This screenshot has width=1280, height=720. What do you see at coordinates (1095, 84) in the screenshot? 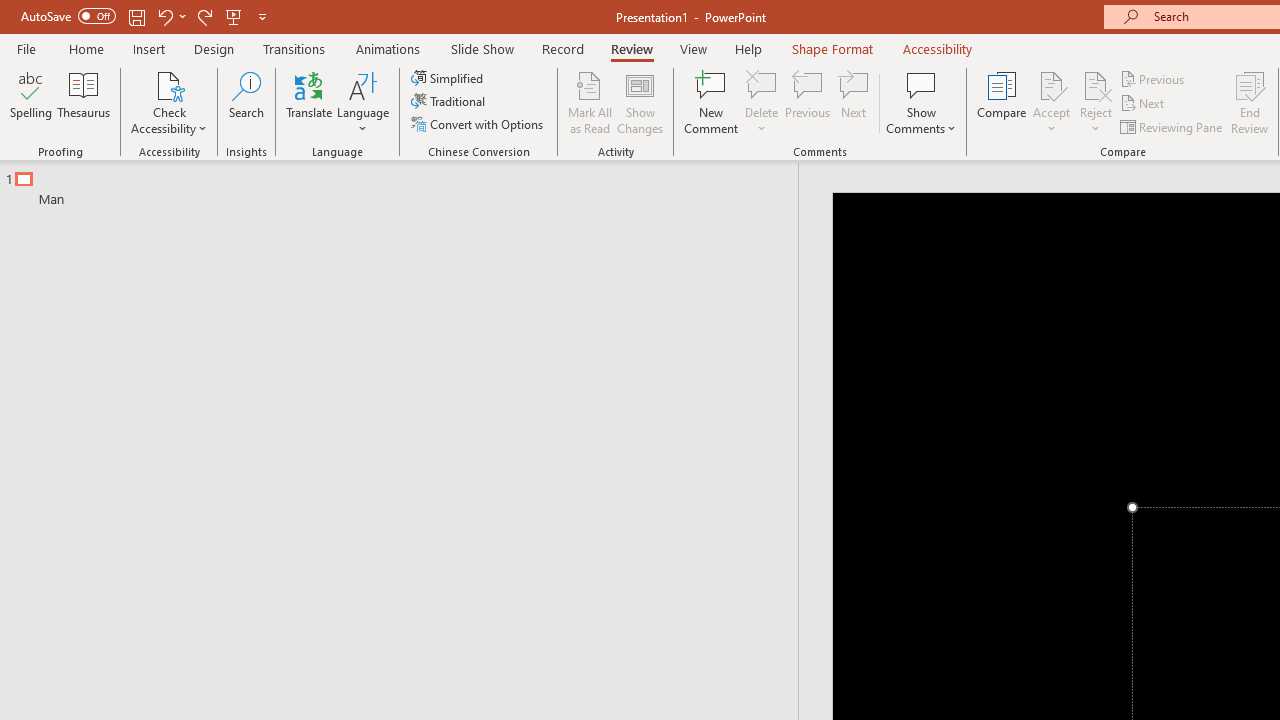
I see `'Reject Change'` at bounding box center [1095, 84].